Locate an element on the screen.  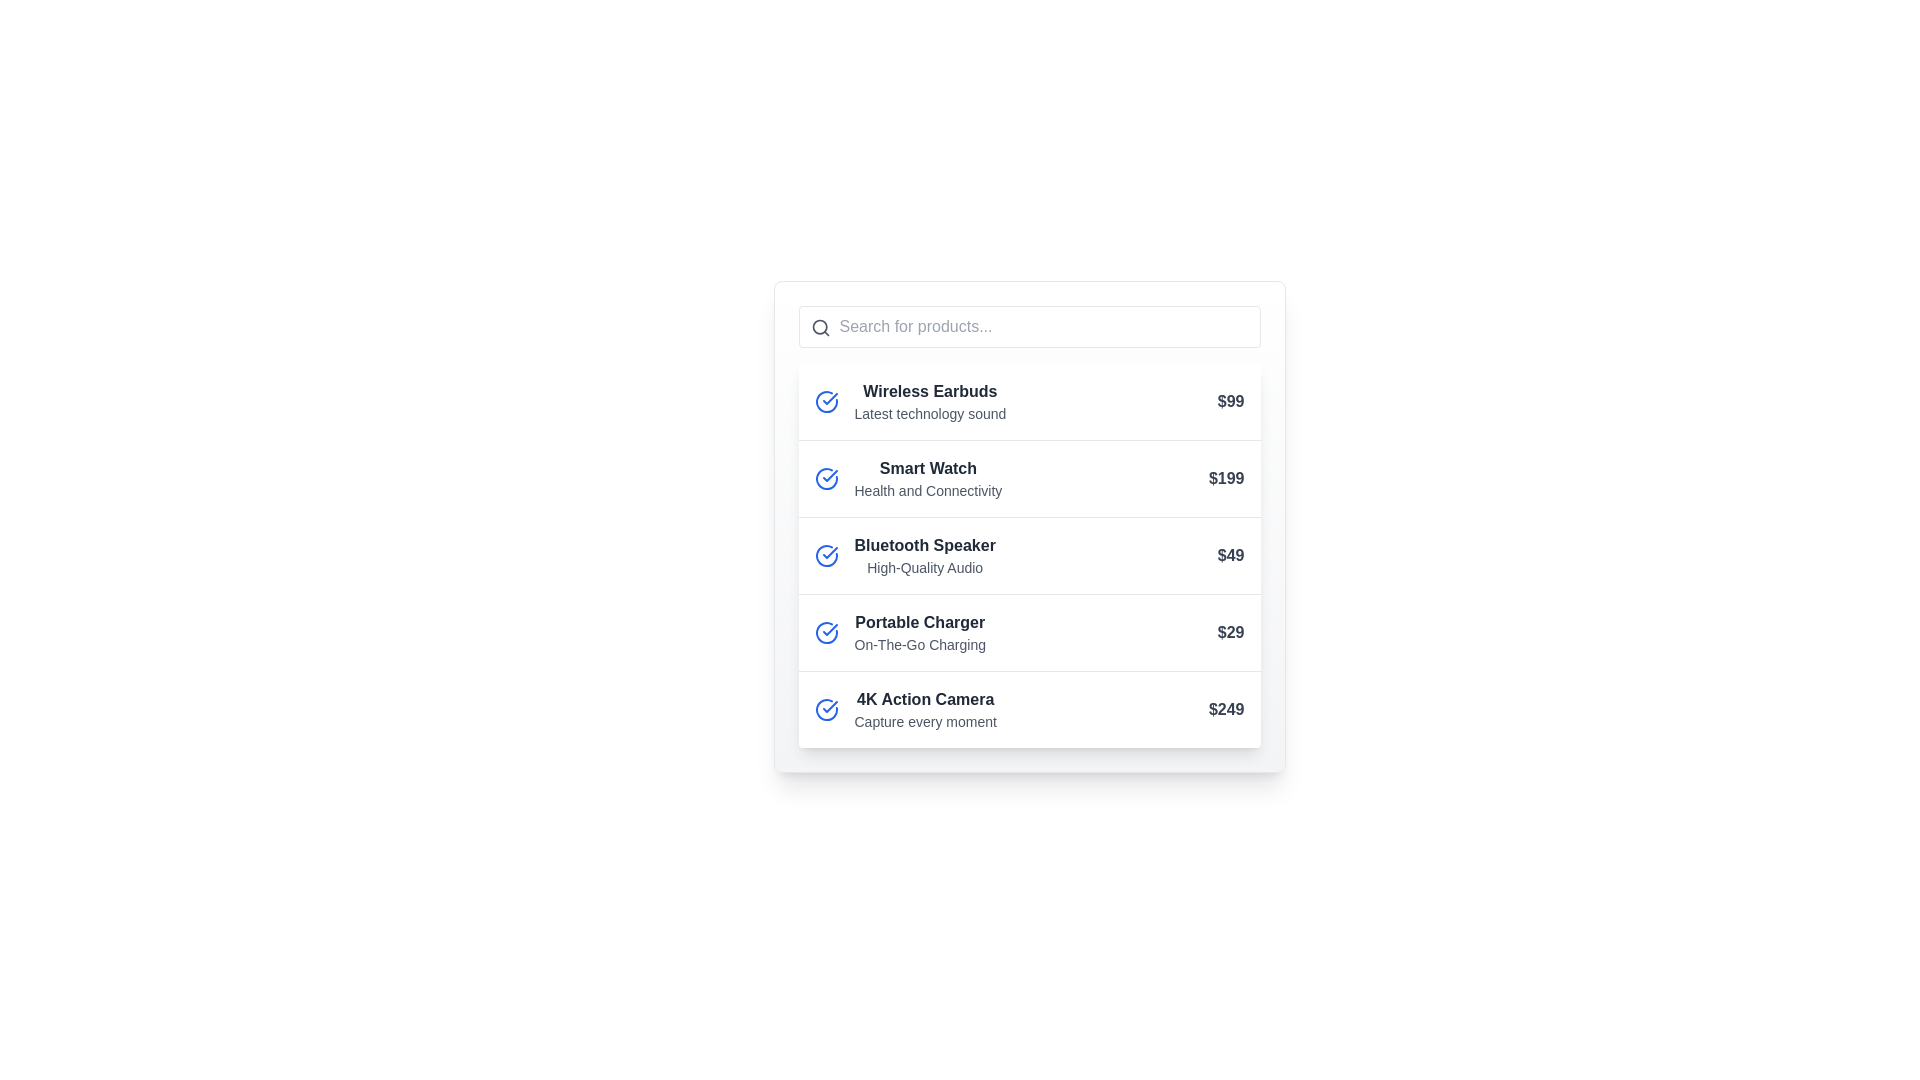
the text label that provides additional context for the 'Bluetooth Speaker' item, located directly below the main label in the vertically aligned menu is located at coordinates (924, 567).